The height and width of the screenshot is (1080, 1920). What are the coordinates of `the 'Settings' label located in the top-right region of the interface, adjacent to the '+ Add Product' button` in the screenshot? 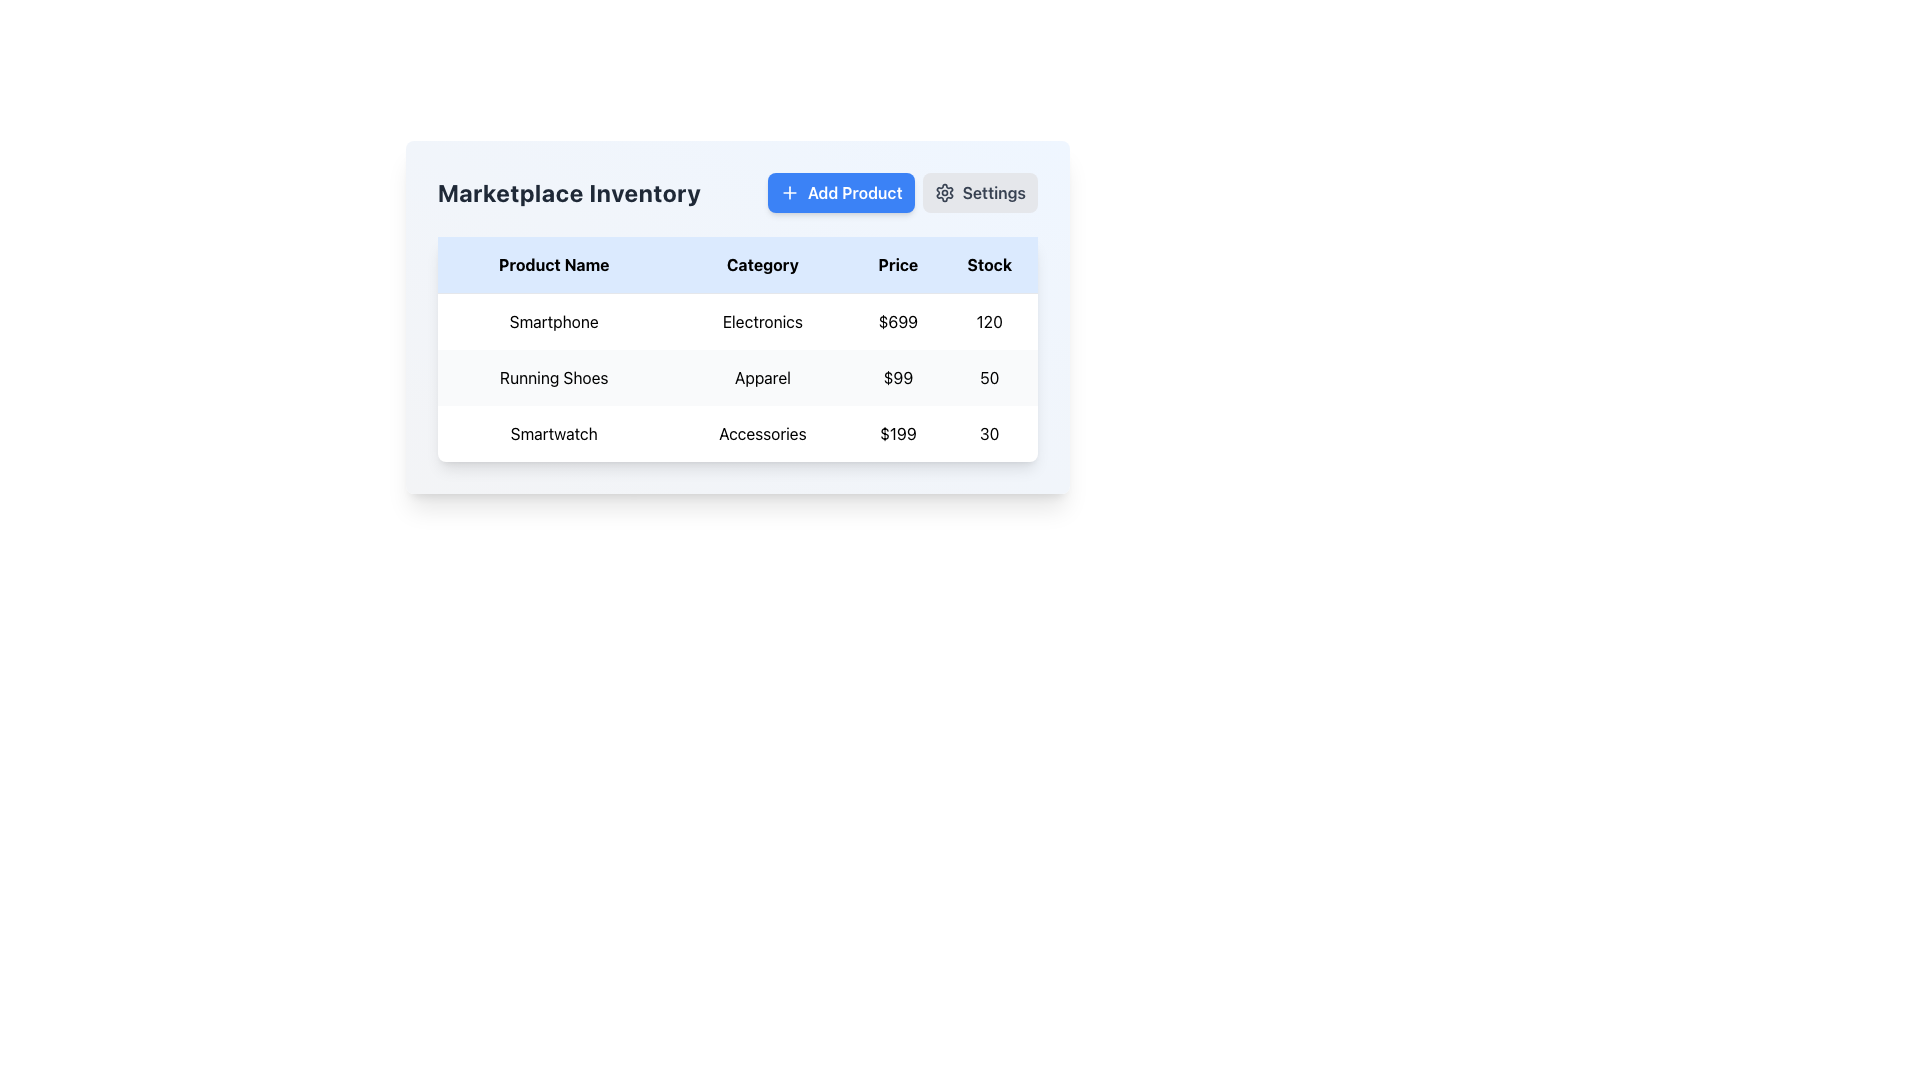 It's located at (994, 192).